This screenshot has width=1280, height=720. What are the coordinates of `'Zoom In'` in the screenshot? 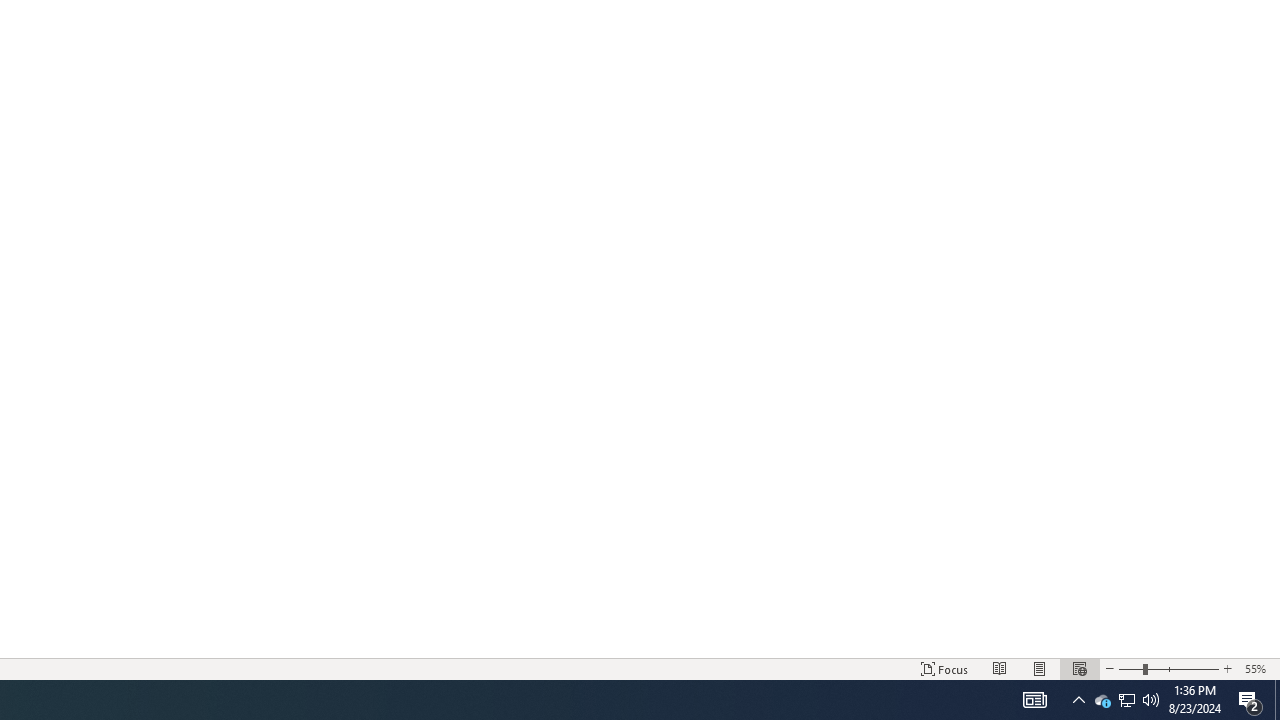 It's located at (1226, 669).